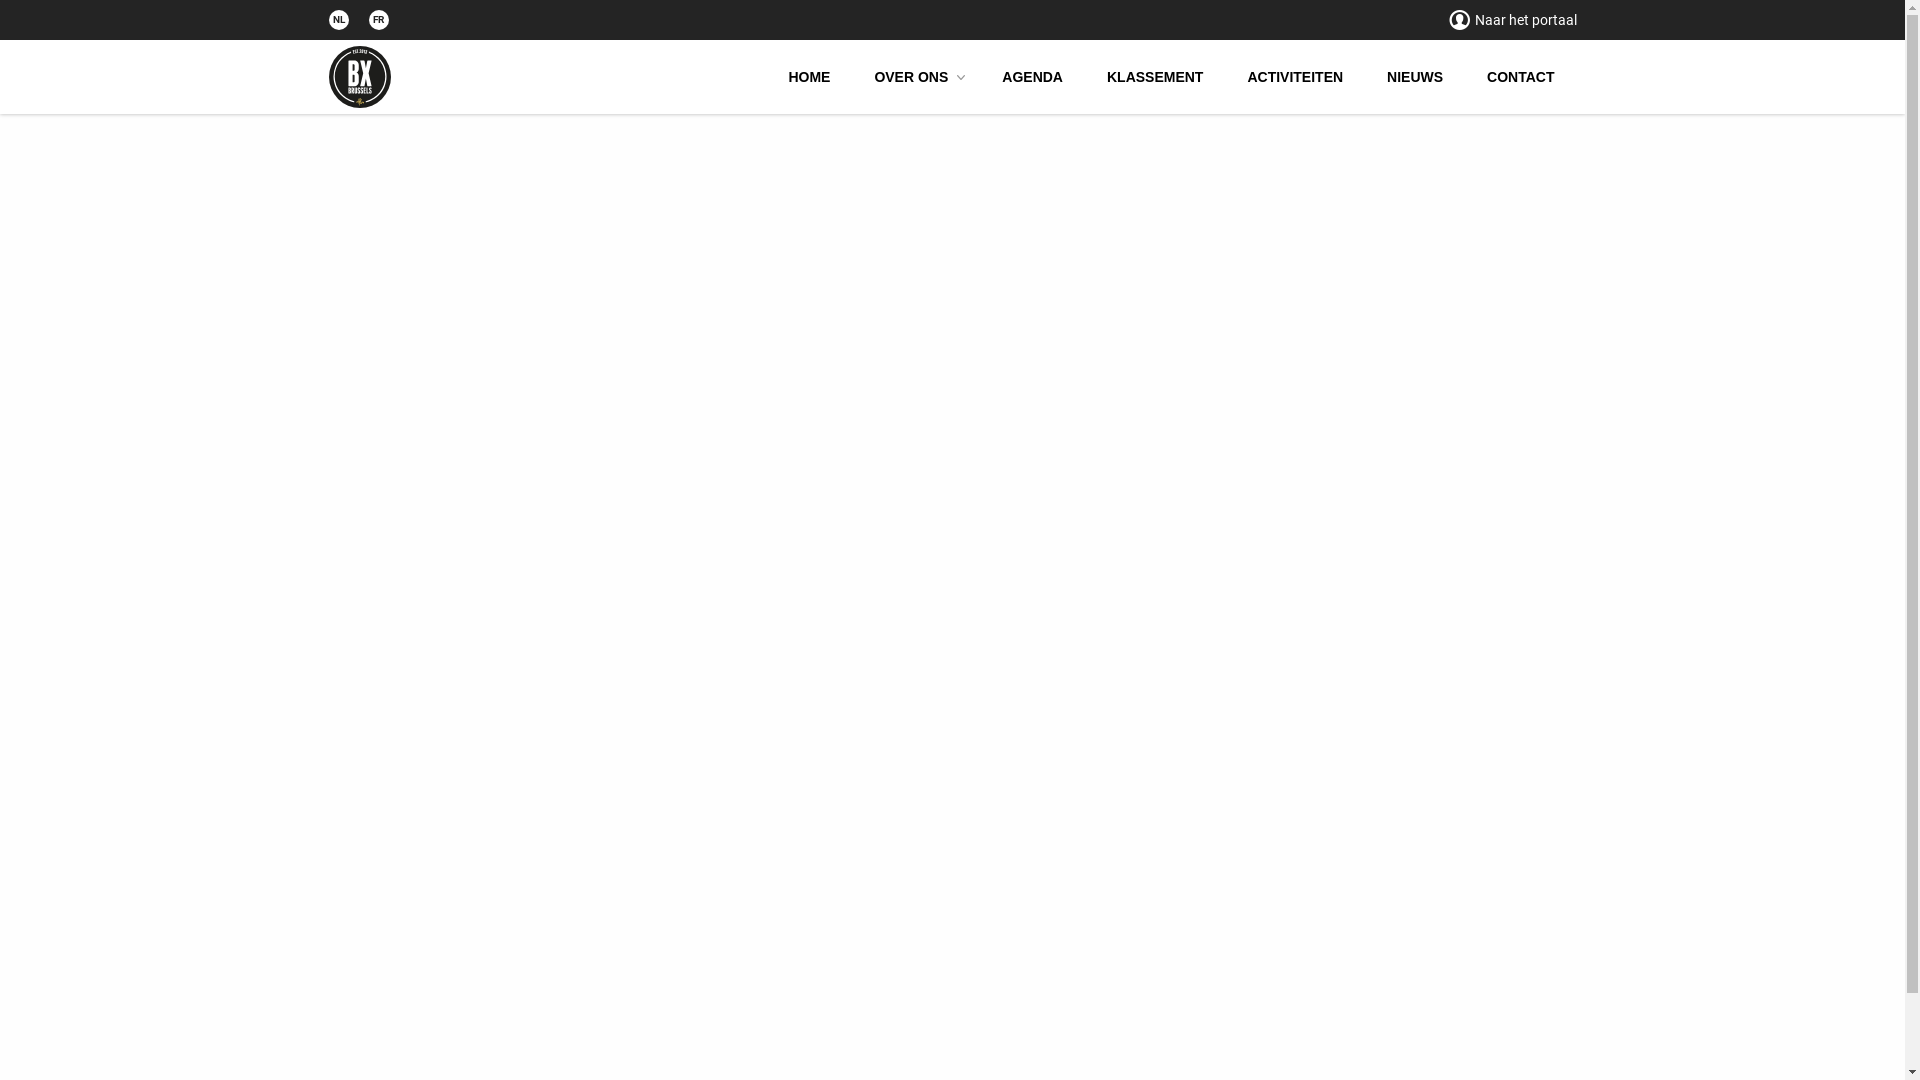  I want to click on 'ACTIVITEITEN', so click(1223, 76).